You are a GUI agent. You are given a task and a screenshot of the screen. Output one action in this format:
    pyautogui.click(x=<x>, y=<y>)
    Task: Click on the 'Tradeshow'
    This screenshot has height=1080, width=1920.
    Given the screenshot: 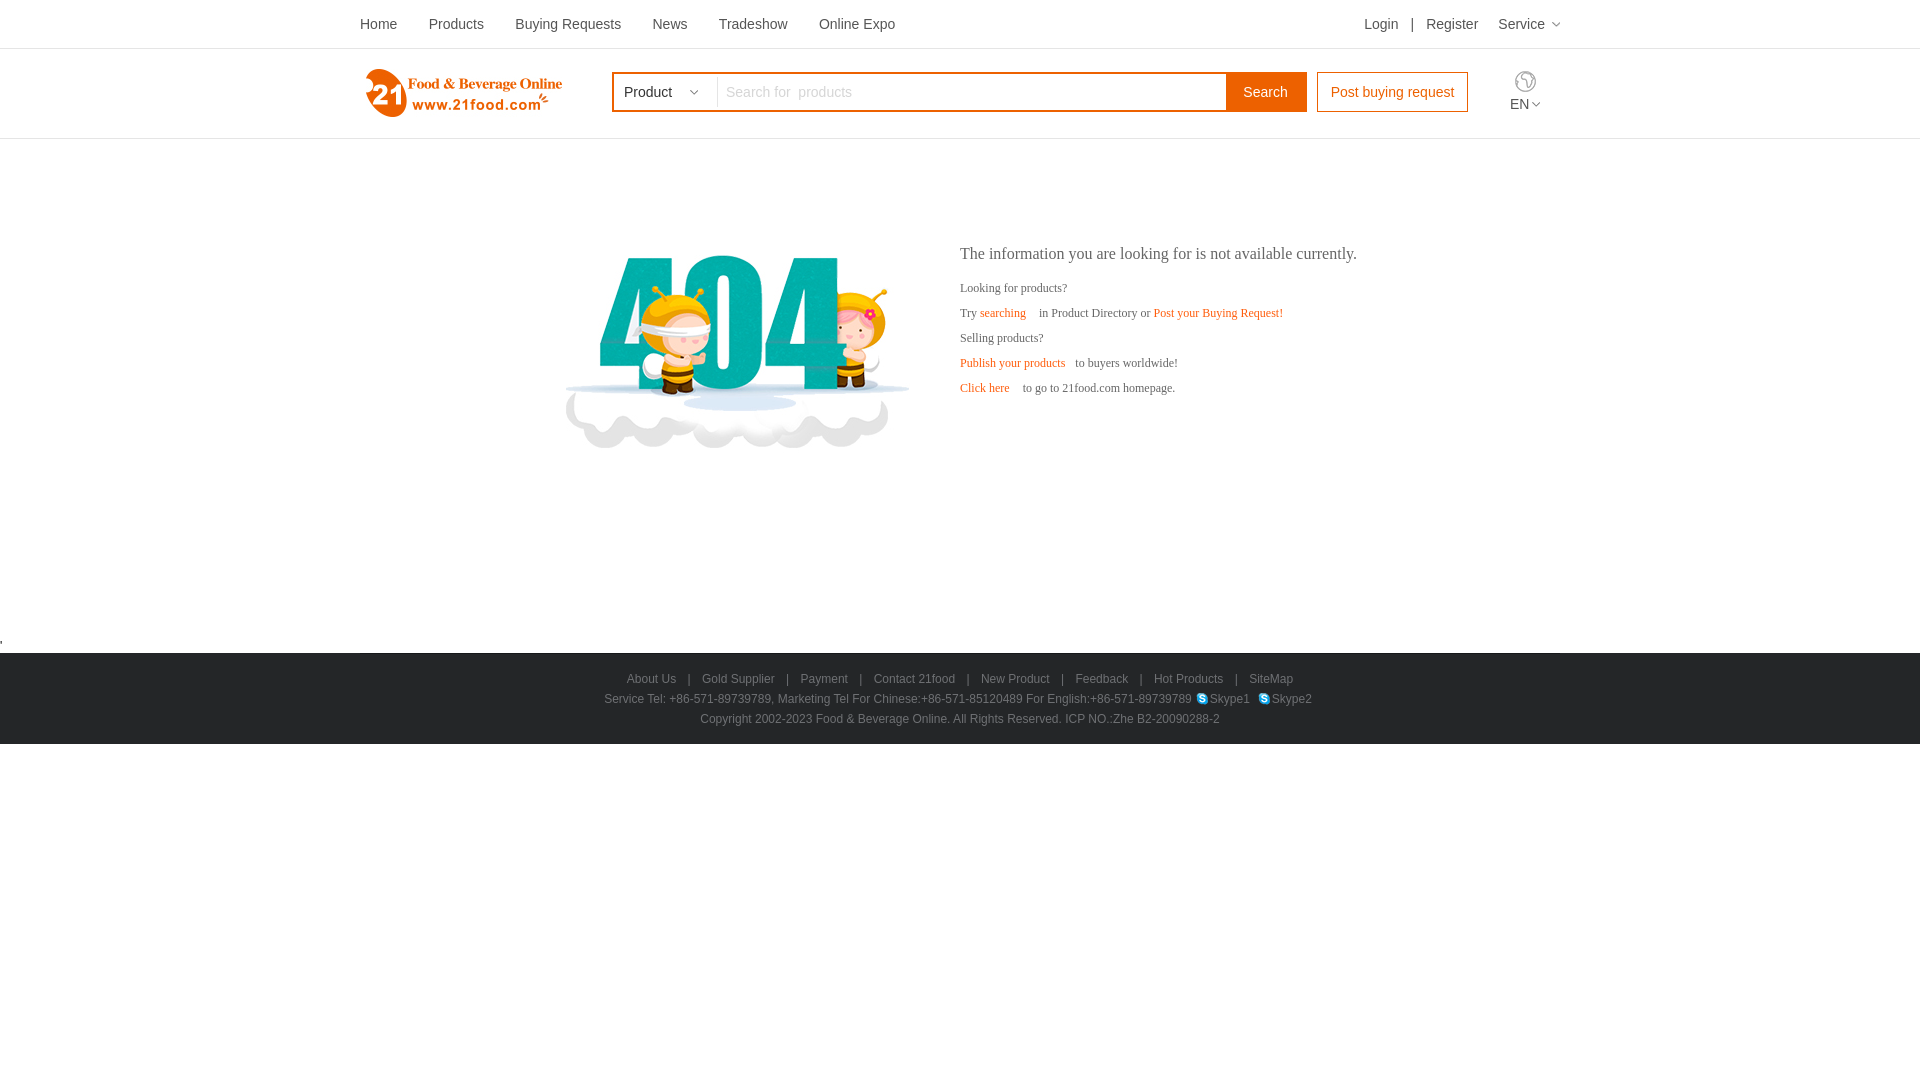 What is the action you would take?
    pyautogui.click(x=719, y=23)
    